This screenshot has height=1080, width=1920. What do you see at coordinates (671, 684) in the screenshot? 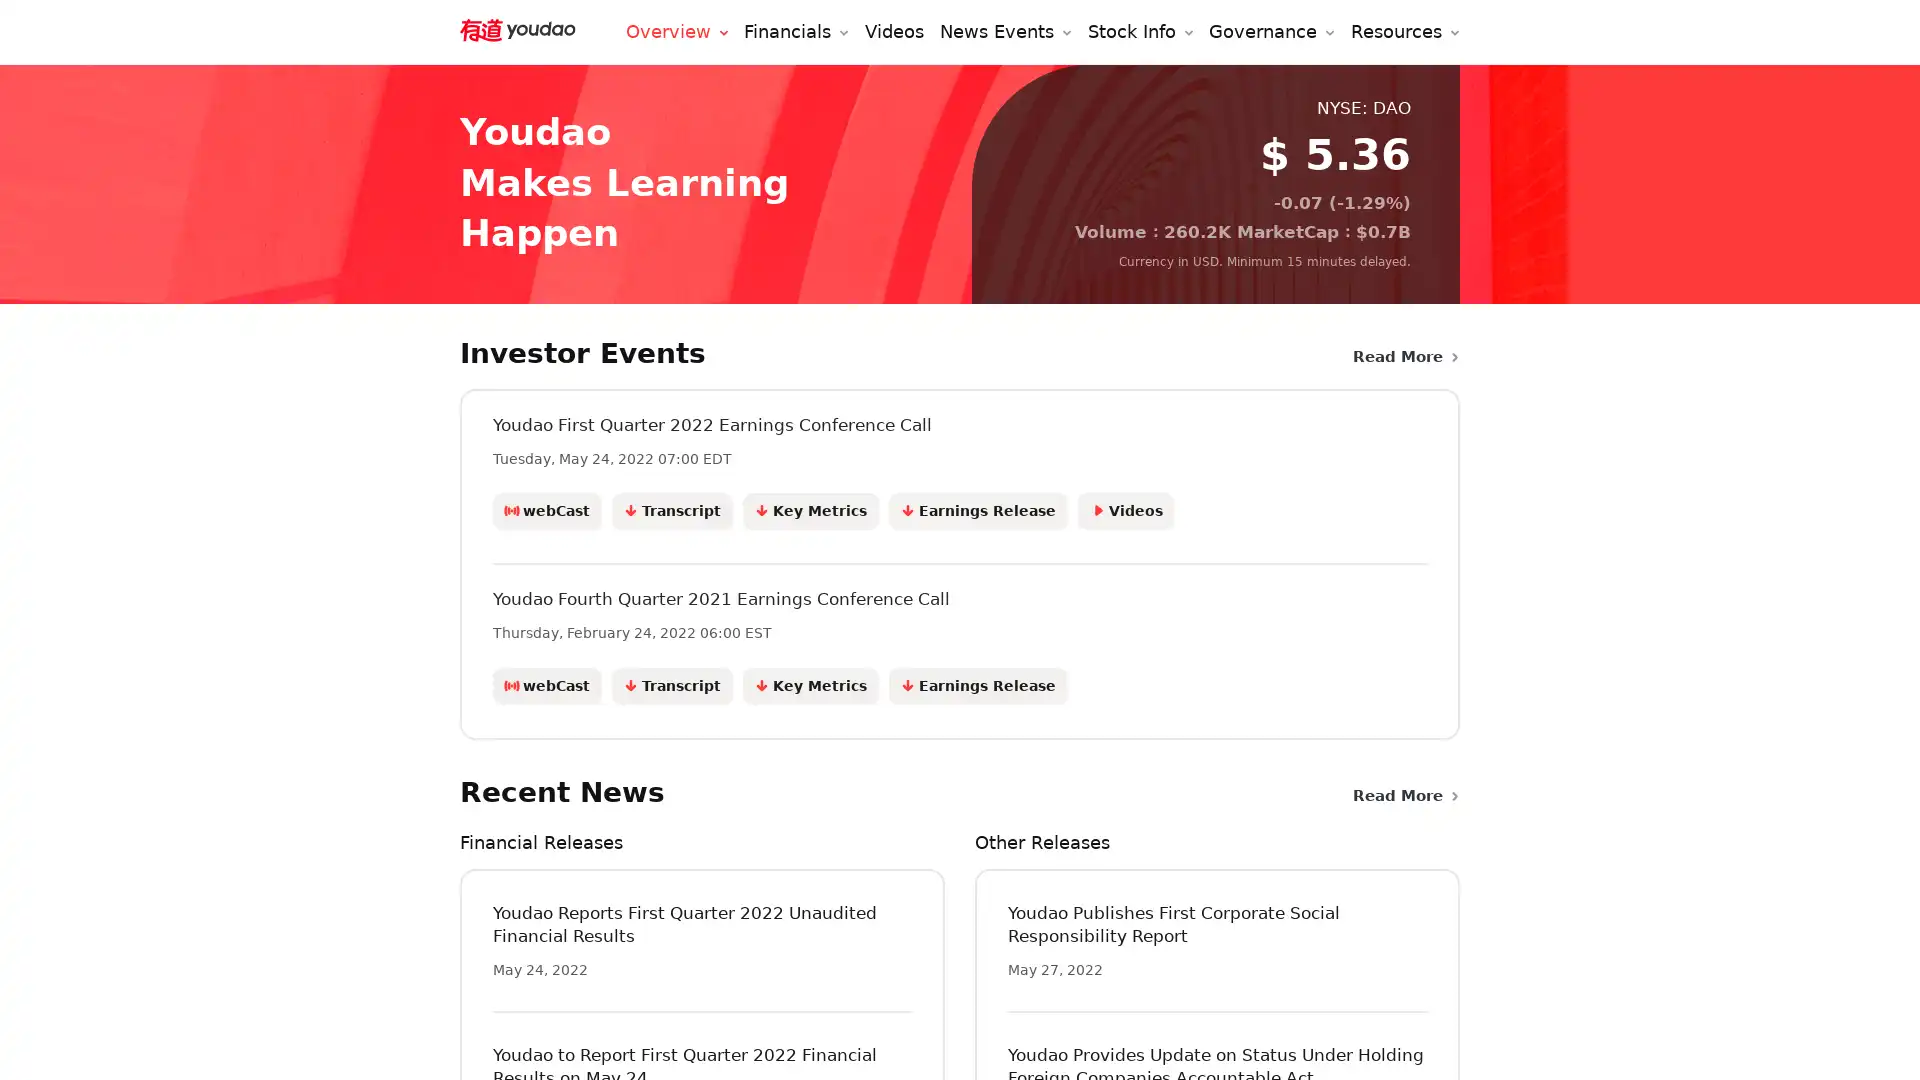
I see `Transcript` at bounding box center [671, 684].